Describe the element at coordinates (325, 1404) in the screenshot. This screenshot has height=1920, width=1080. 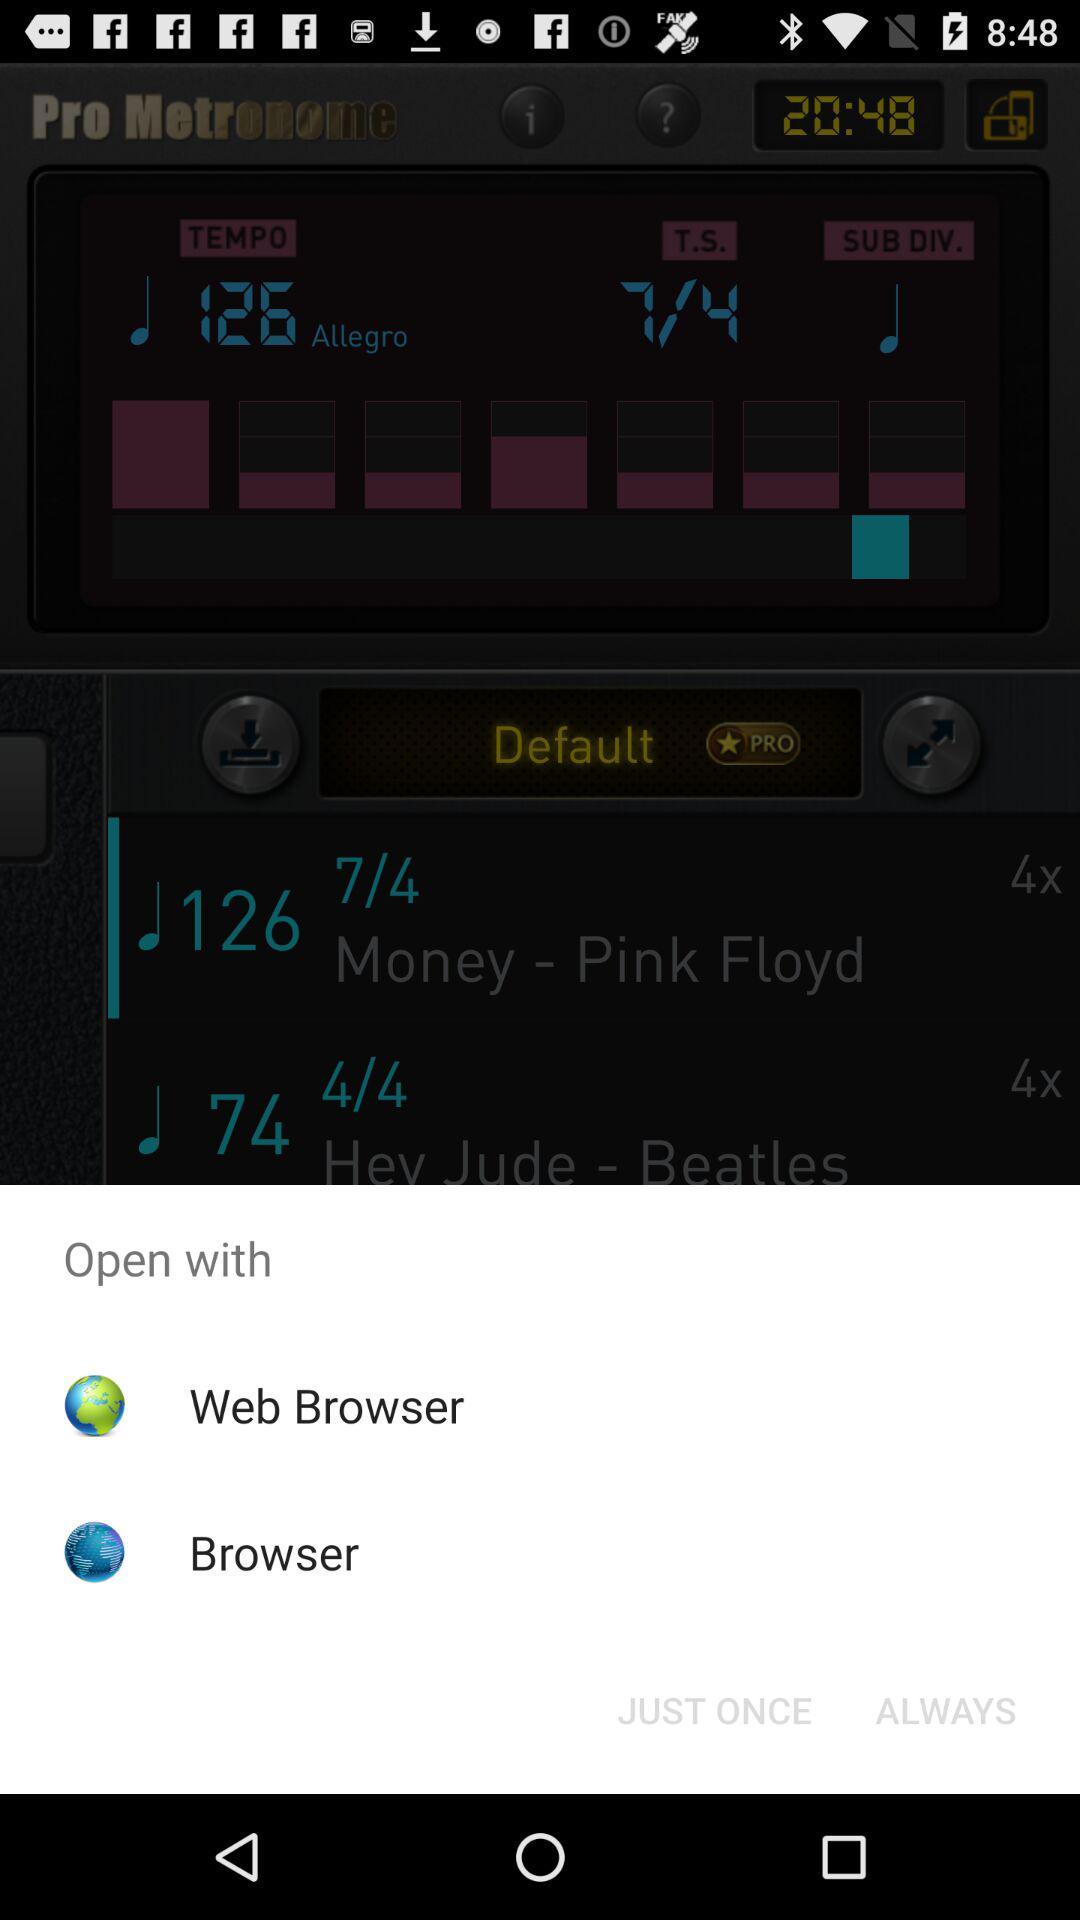
I see `app above the browser app` at that location.